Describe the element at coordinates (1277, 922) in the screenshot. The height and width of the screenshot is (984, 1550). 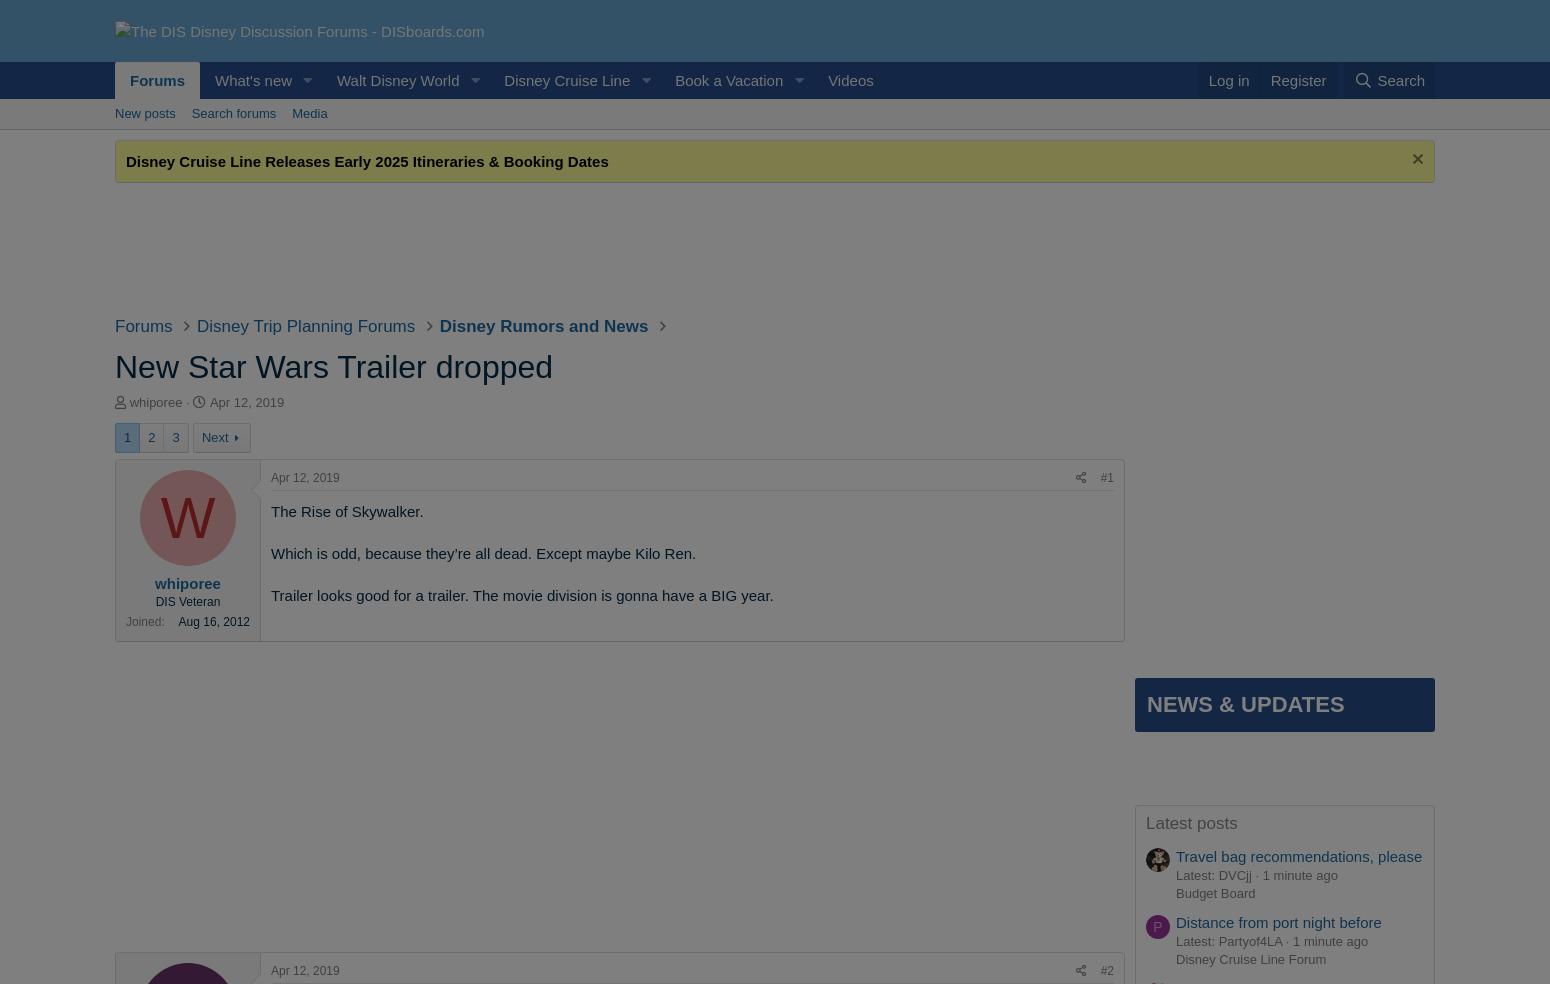
I see `'Distance from port night before'` at that location.